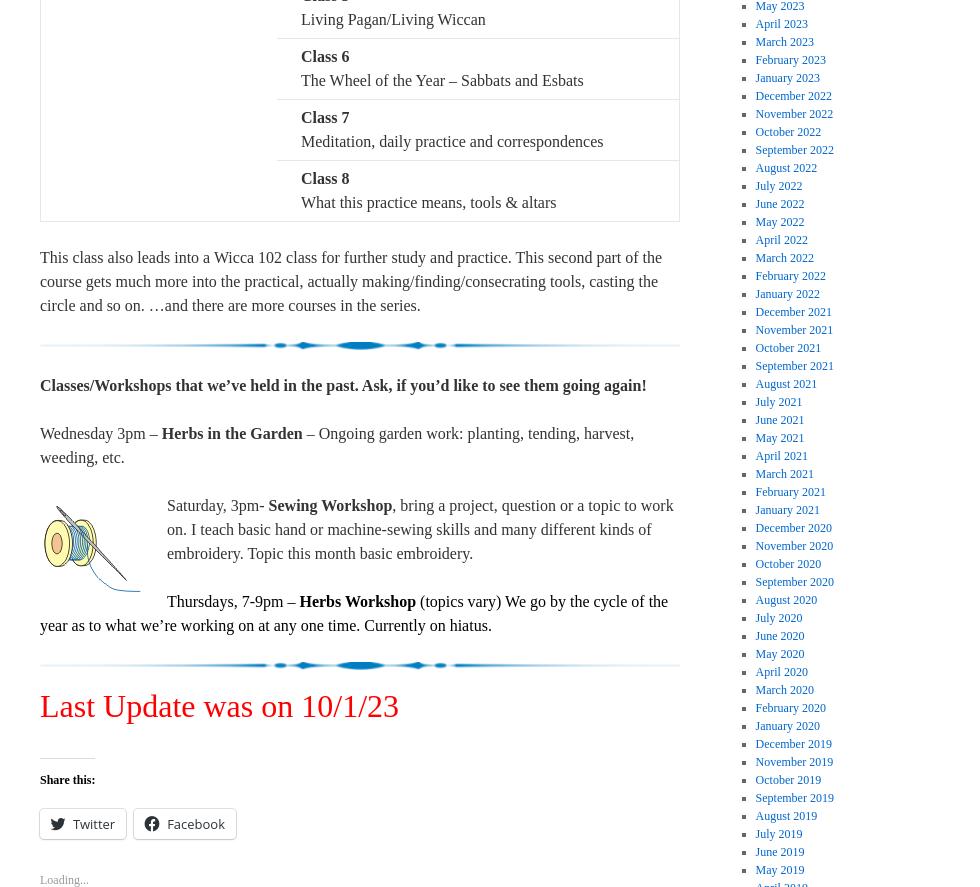 The image size is (980, 887). I want to click on 'July 2022', so click(778, 185).